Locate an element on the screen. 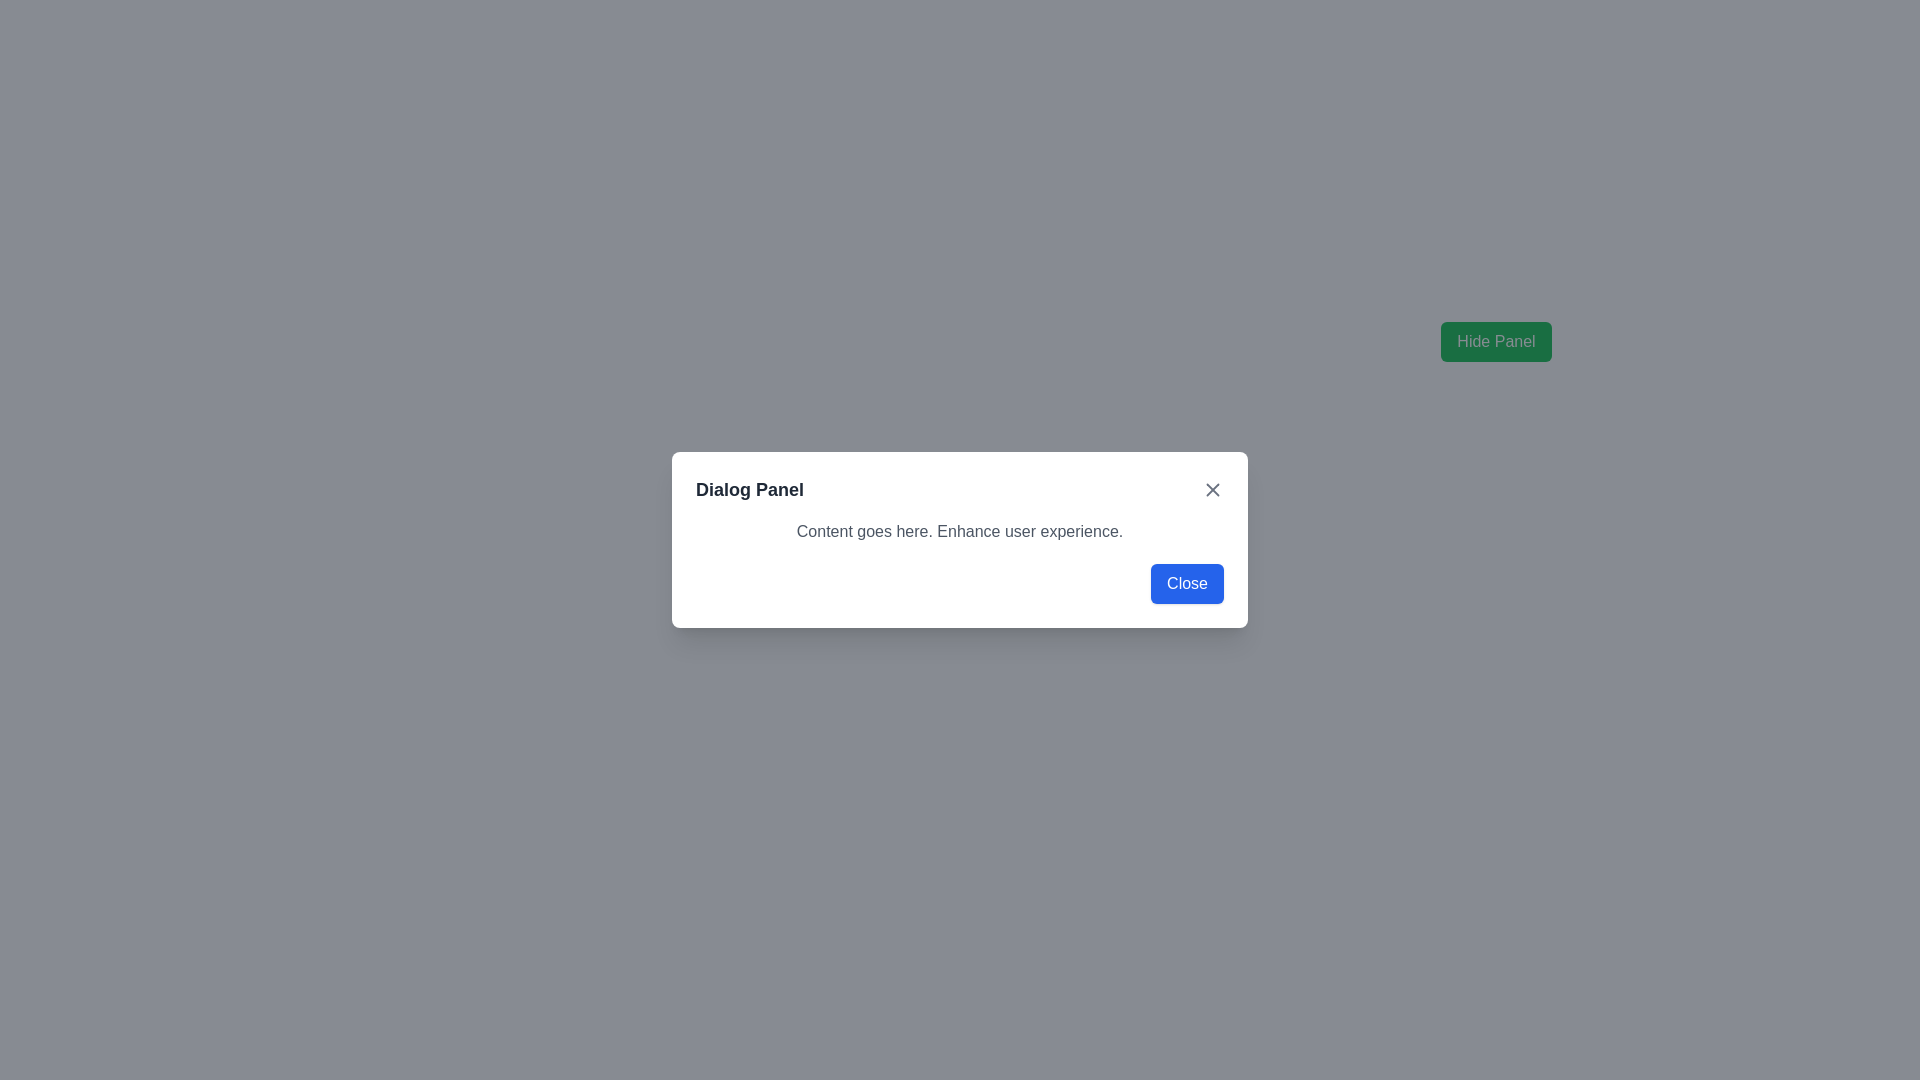 This screenshot has height=1080, width=1920. the title text label of the dialog box, which is positioned to the left of the close icon button in the upper region of the white dialog panel is located at coordinates (748, 489).